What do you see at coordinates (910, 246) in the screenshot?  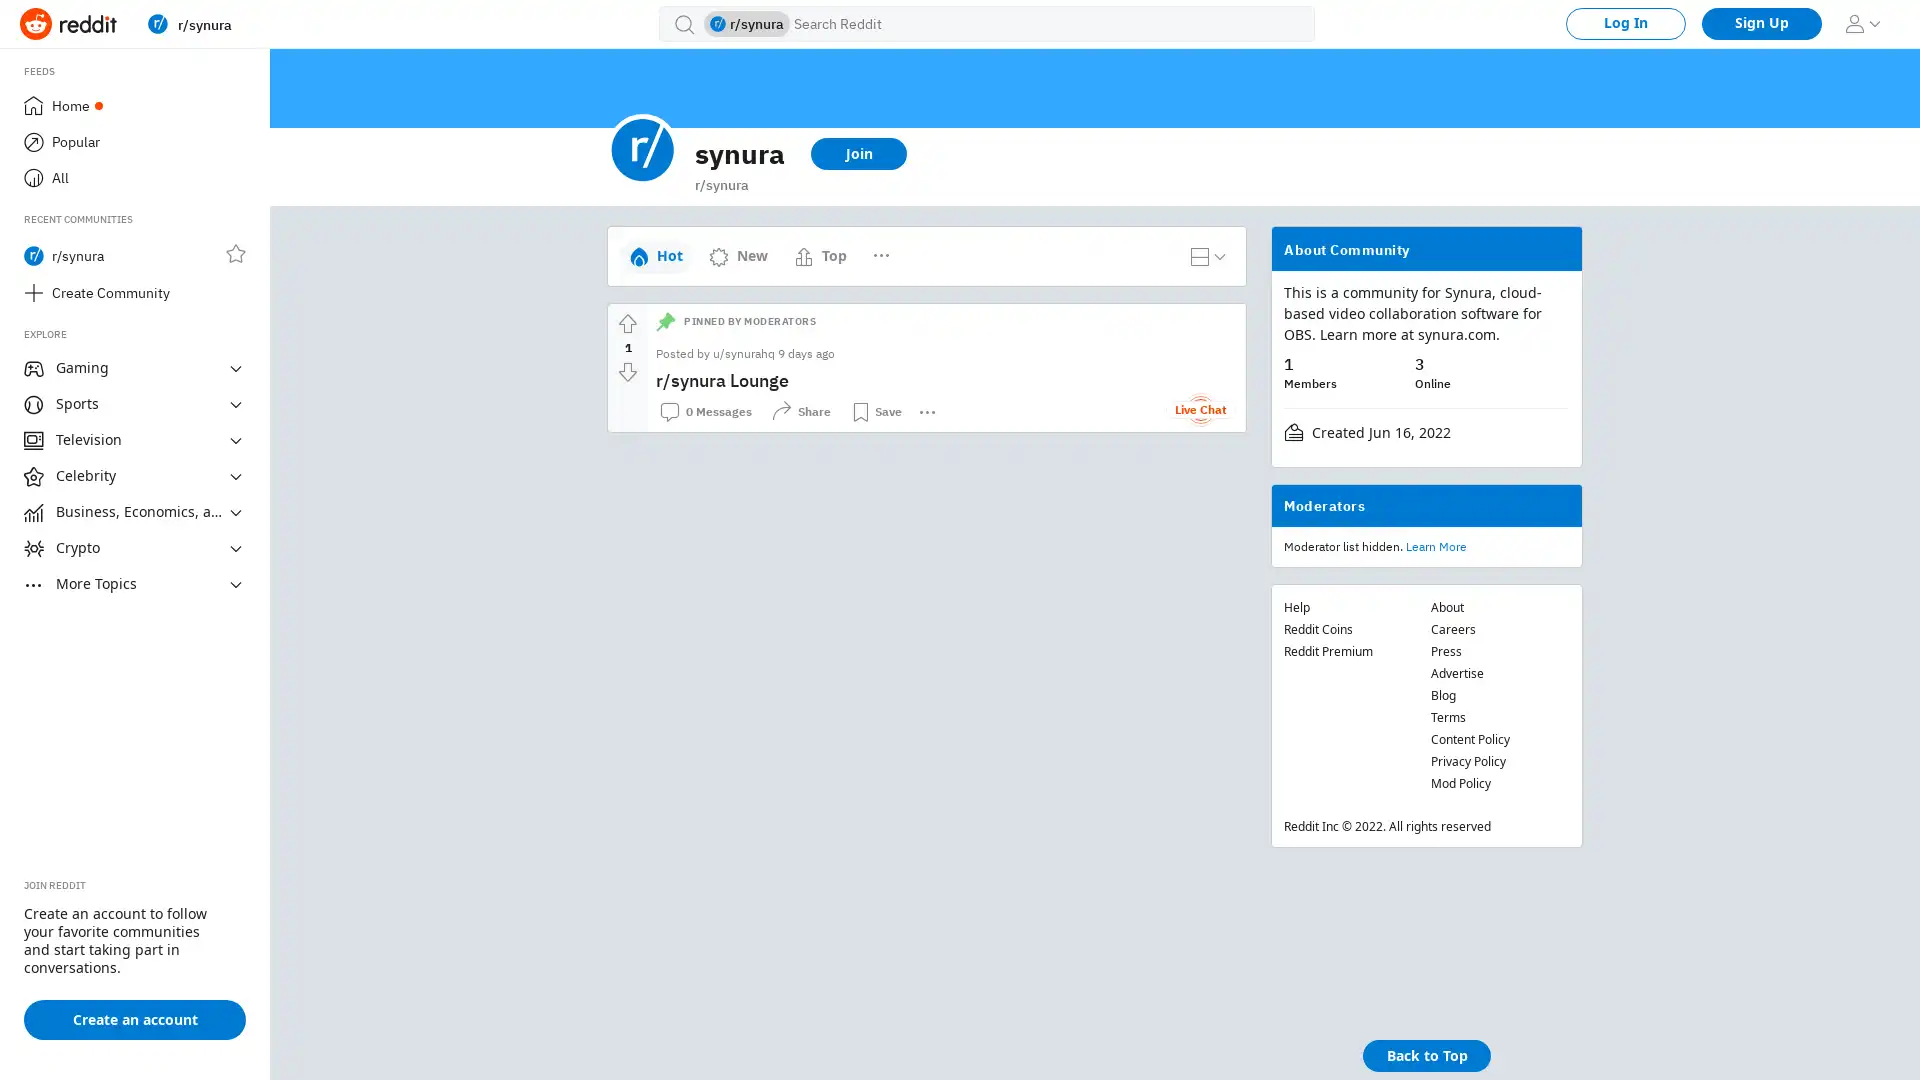 I see `New Posts` at bounding box center [910, 246].